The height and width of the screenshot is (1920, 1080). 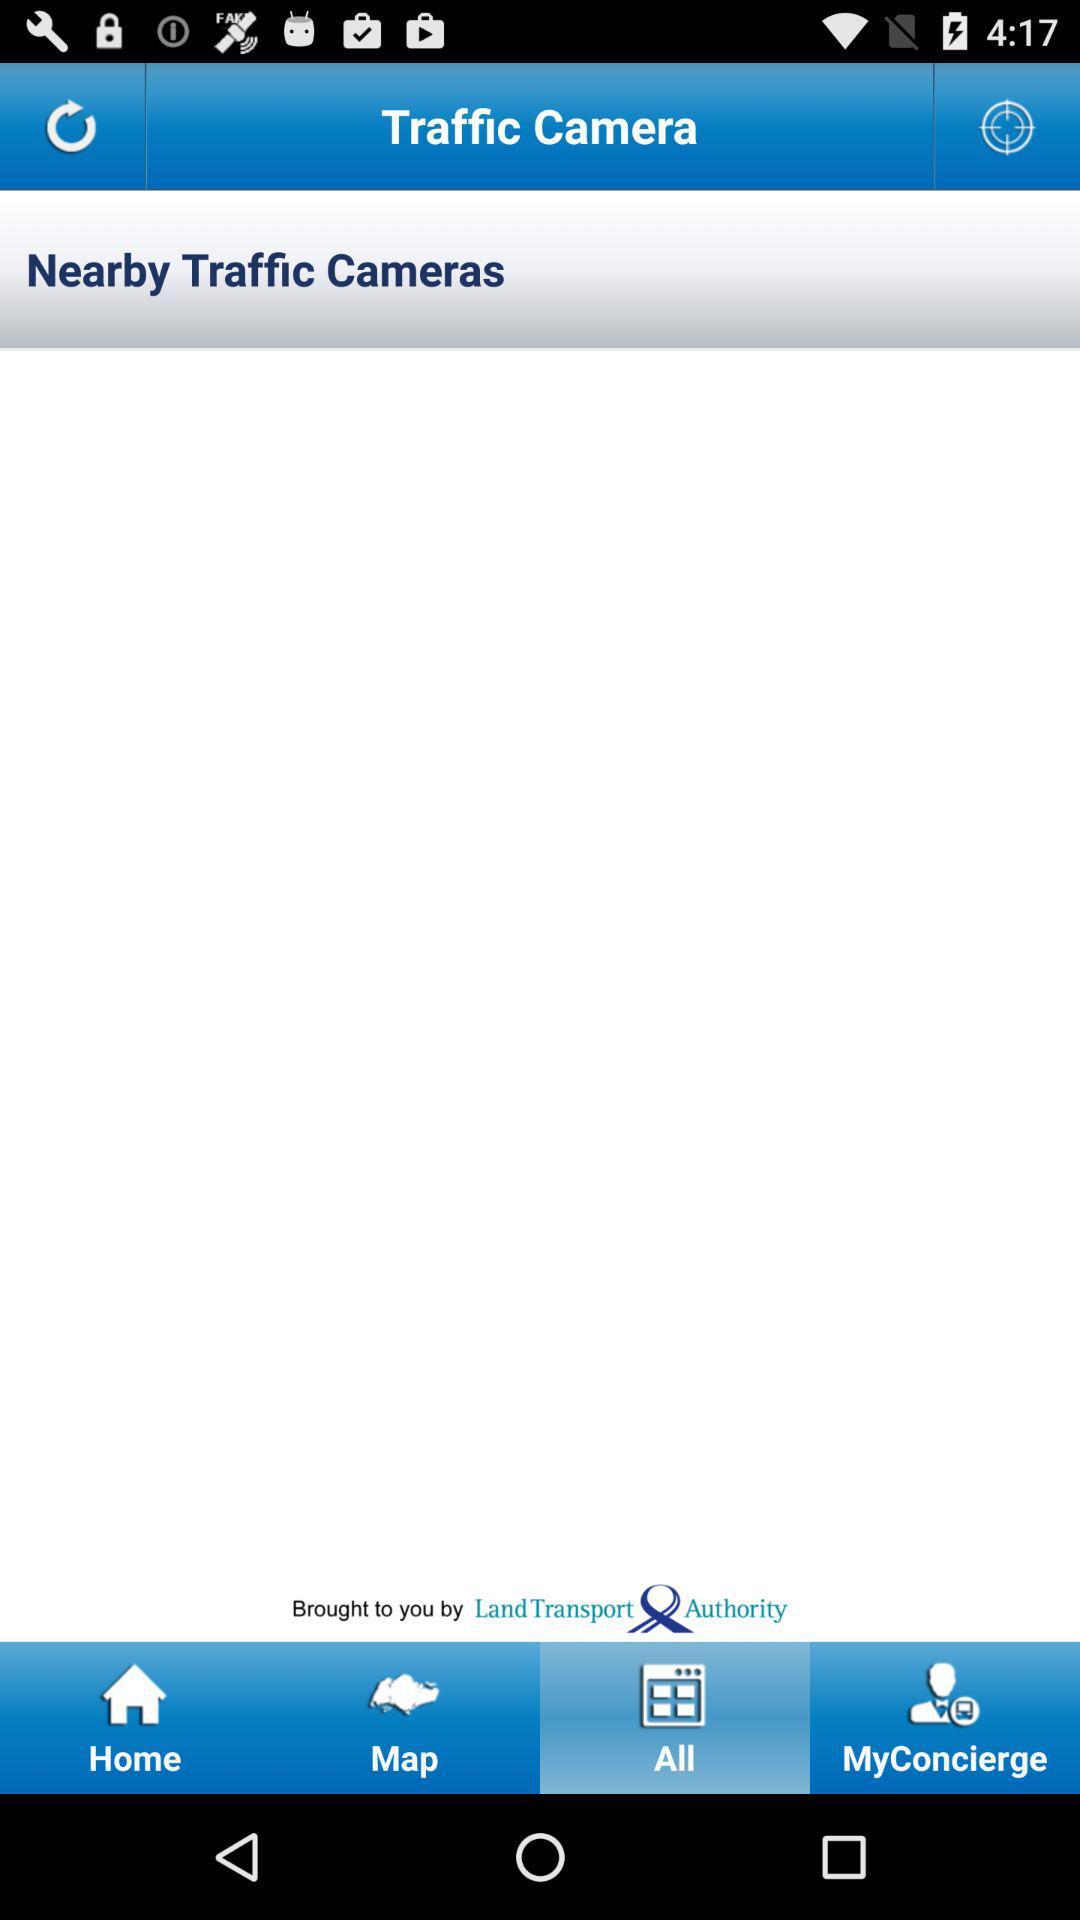 What do you see at coordinates (71, 124) in the screenshot?
I see `repeat` at bounding box center [71, 124].